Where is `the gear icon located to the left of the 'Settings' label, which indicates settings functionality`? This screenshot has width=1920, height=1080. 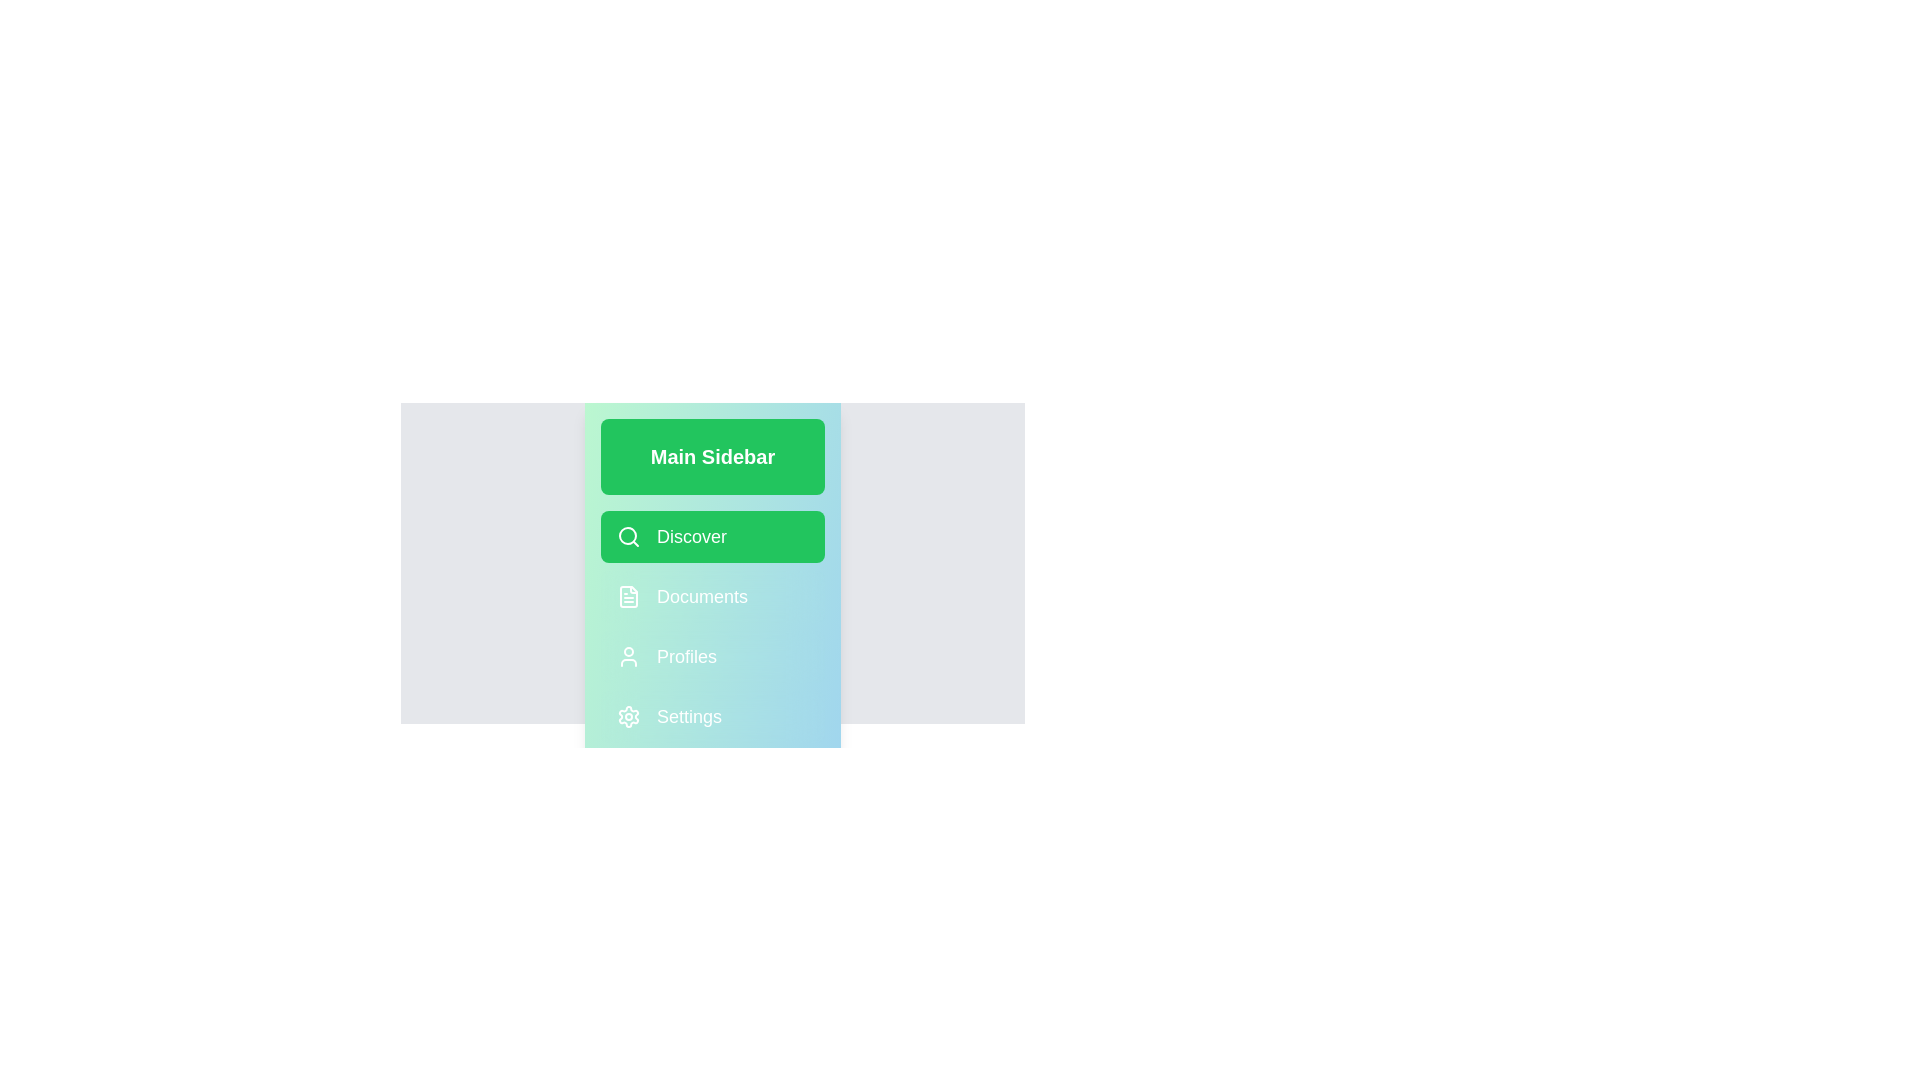 the gear icon located to the left of the 'Settings' label, which indicates settings functionality is located at coordinates (627, 716).